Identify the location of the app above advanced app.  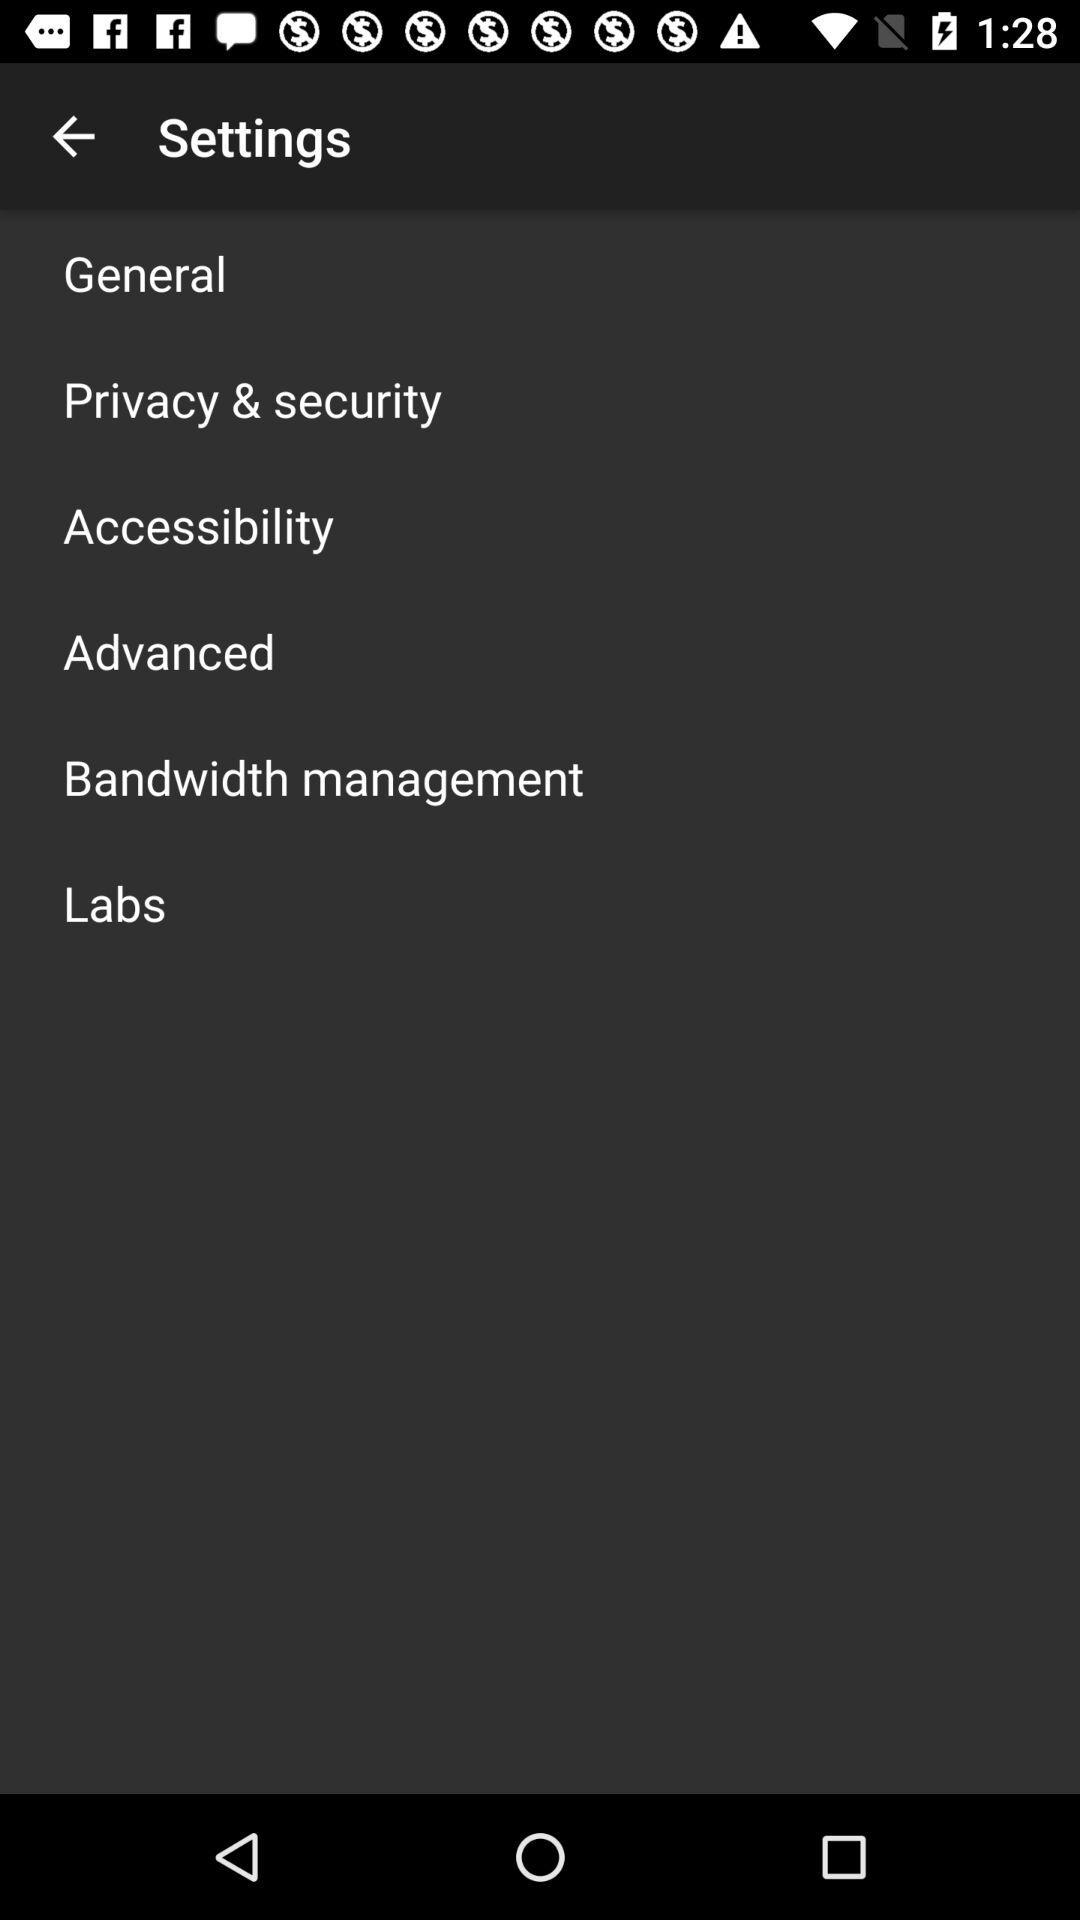
(198, 524).